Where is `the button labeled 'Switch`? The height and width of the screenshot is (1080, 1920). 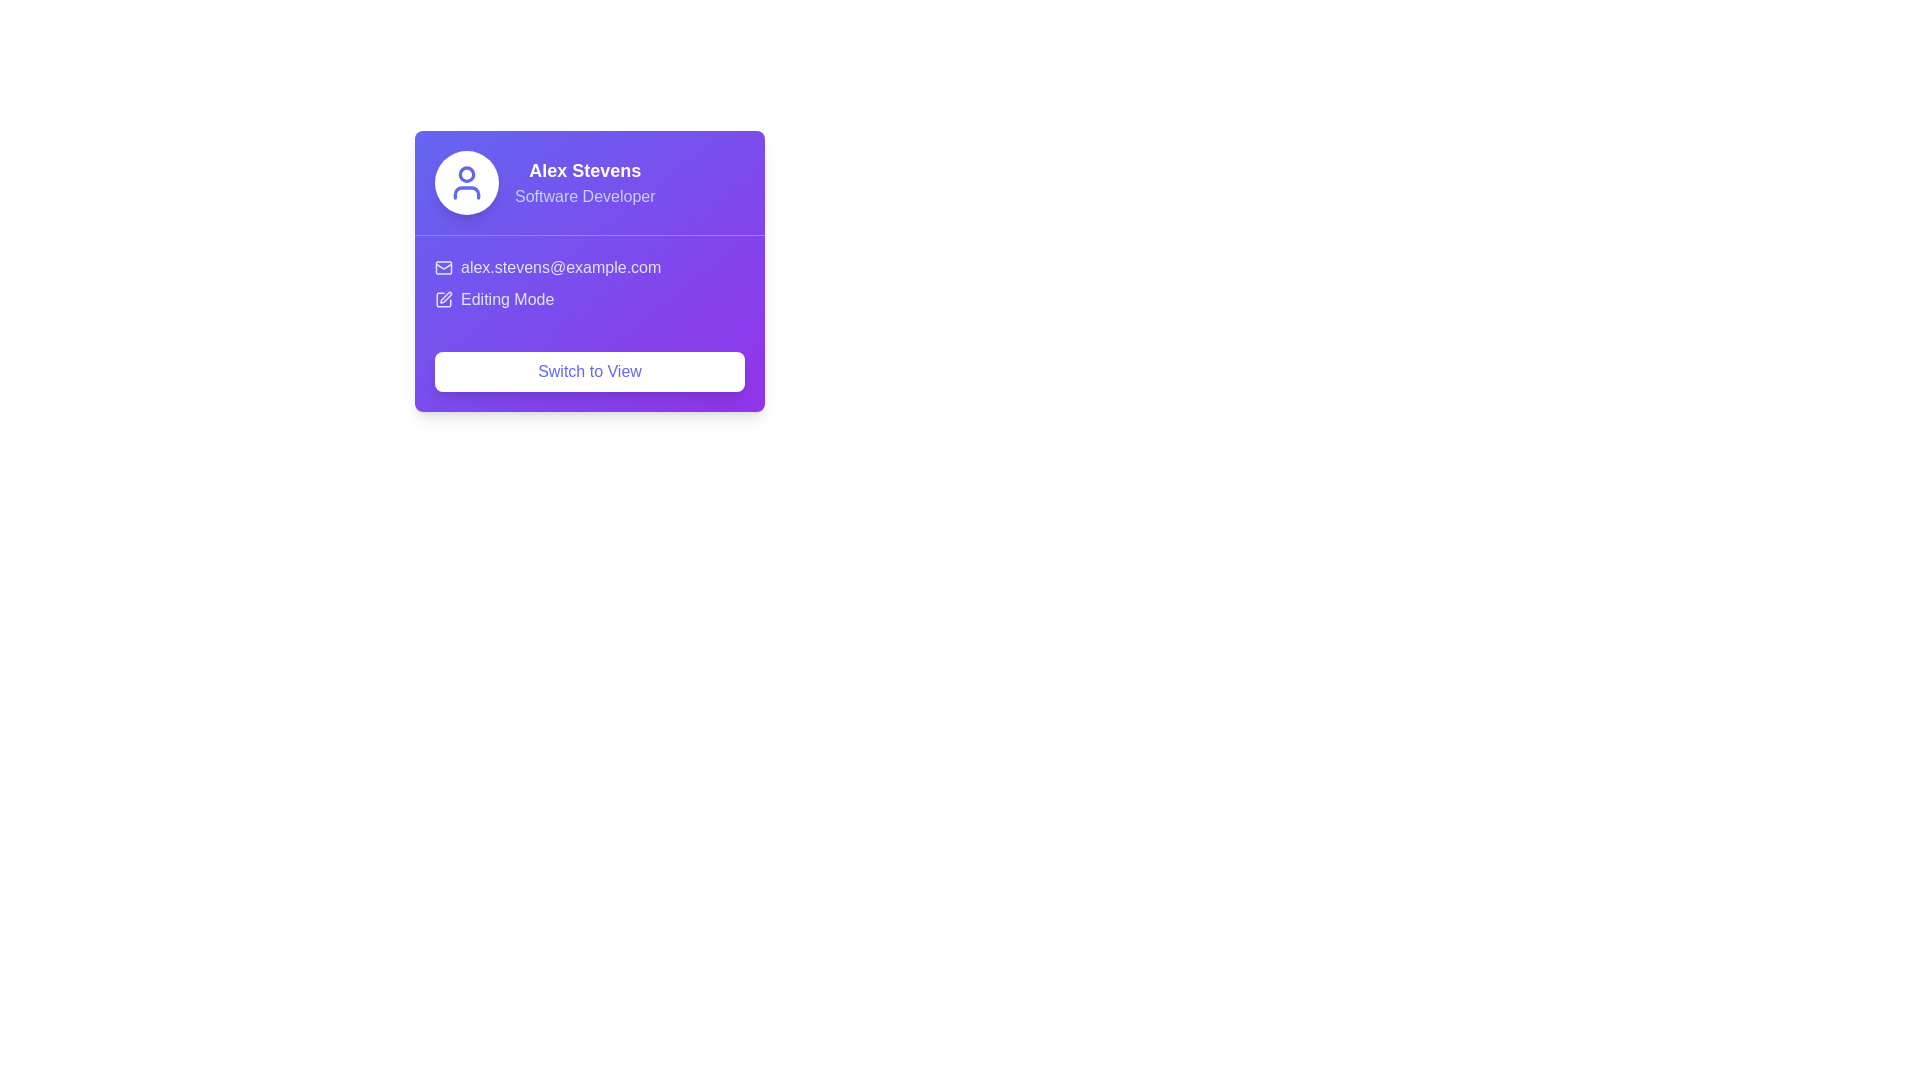
the button labeled 'Switch is located at coordinates (589, 371).